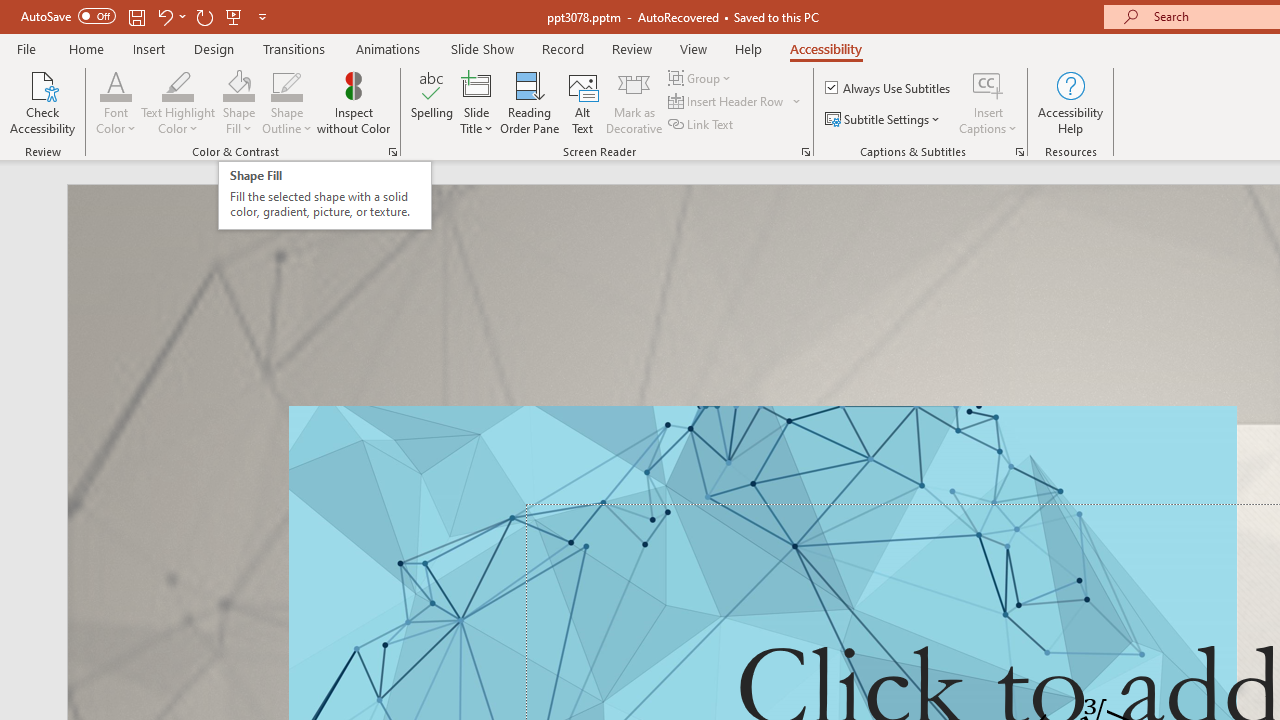  Describe the element at coordinates (286, 84) in the screenshot. I see `'Shape Outline'` at that location.